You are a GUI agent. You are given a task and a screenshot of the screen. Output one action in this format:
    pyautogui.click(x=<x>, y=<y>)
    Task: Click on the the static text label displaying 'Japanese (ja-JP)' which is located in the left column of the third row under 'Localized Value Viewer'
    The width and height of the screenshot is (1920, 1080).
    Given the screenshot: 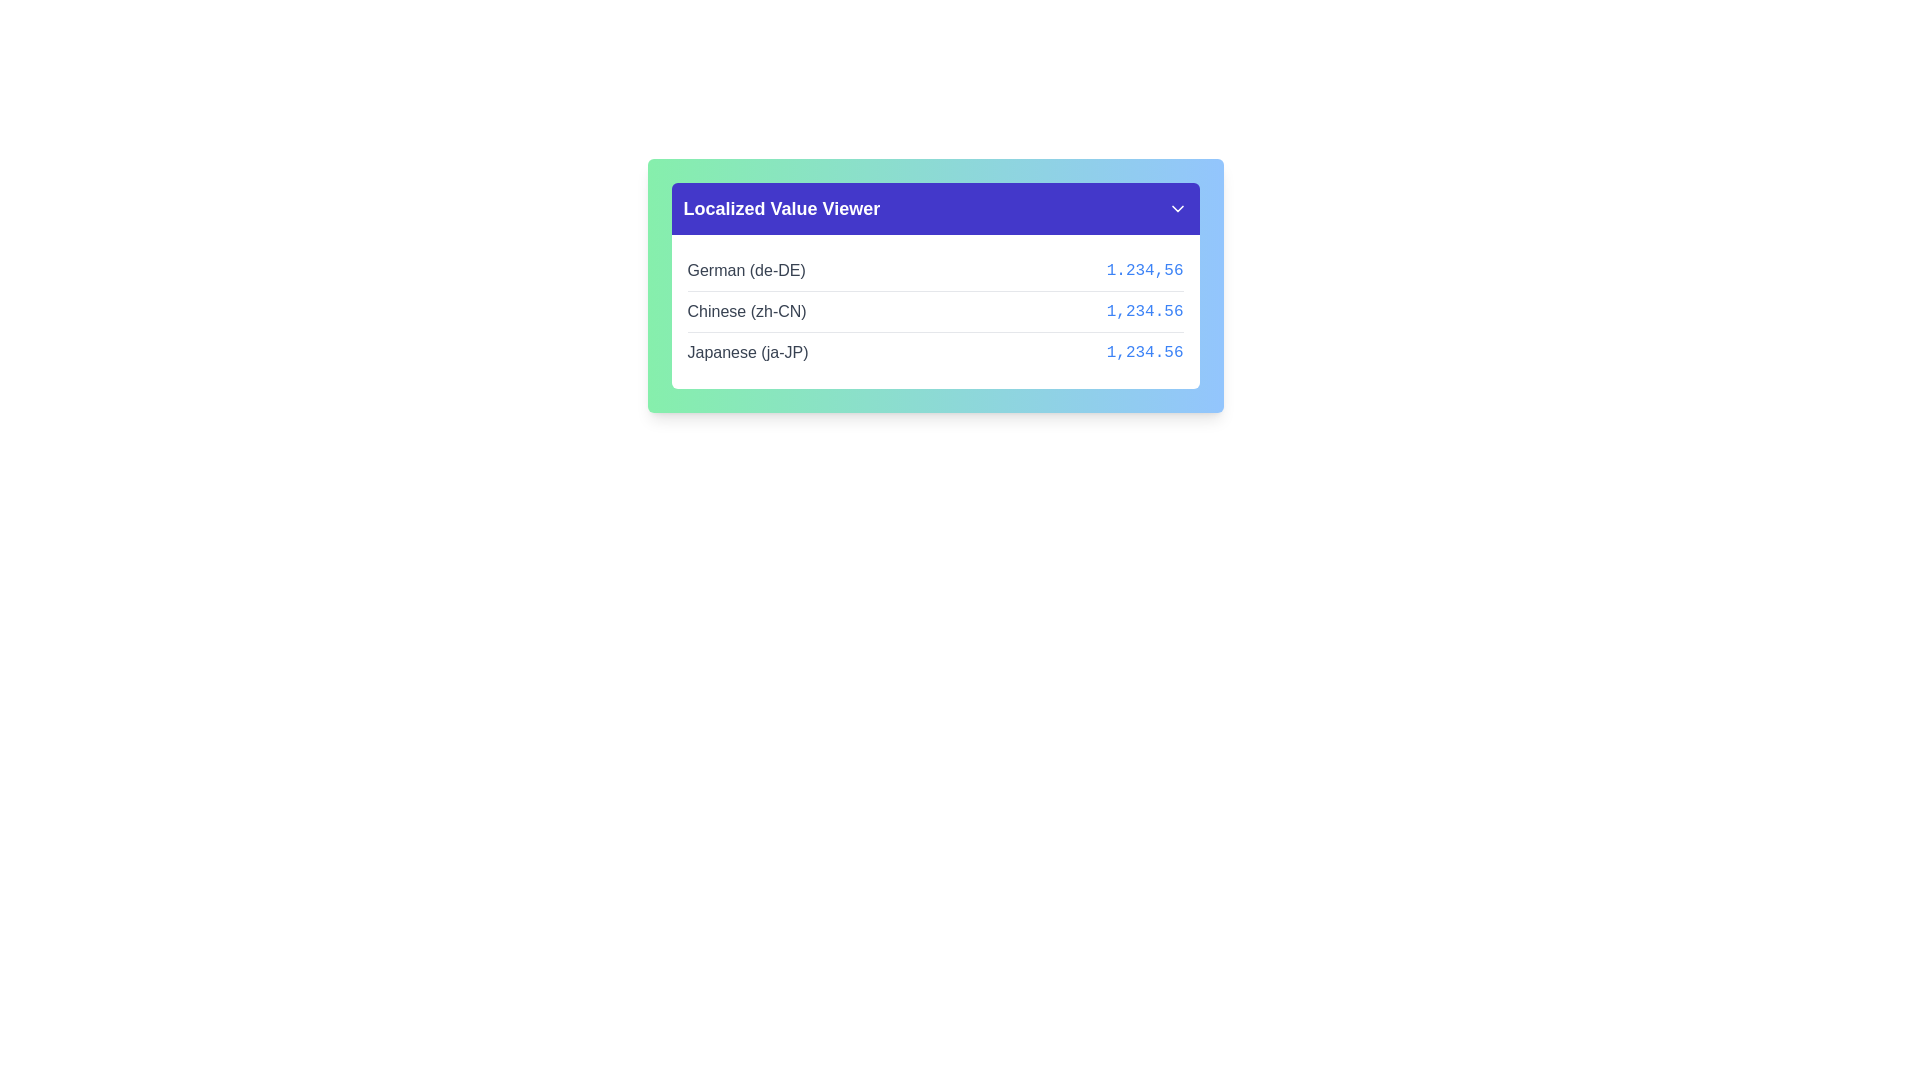 What is the action you would take?
    pyautogui.click(x=747, y=352)
    